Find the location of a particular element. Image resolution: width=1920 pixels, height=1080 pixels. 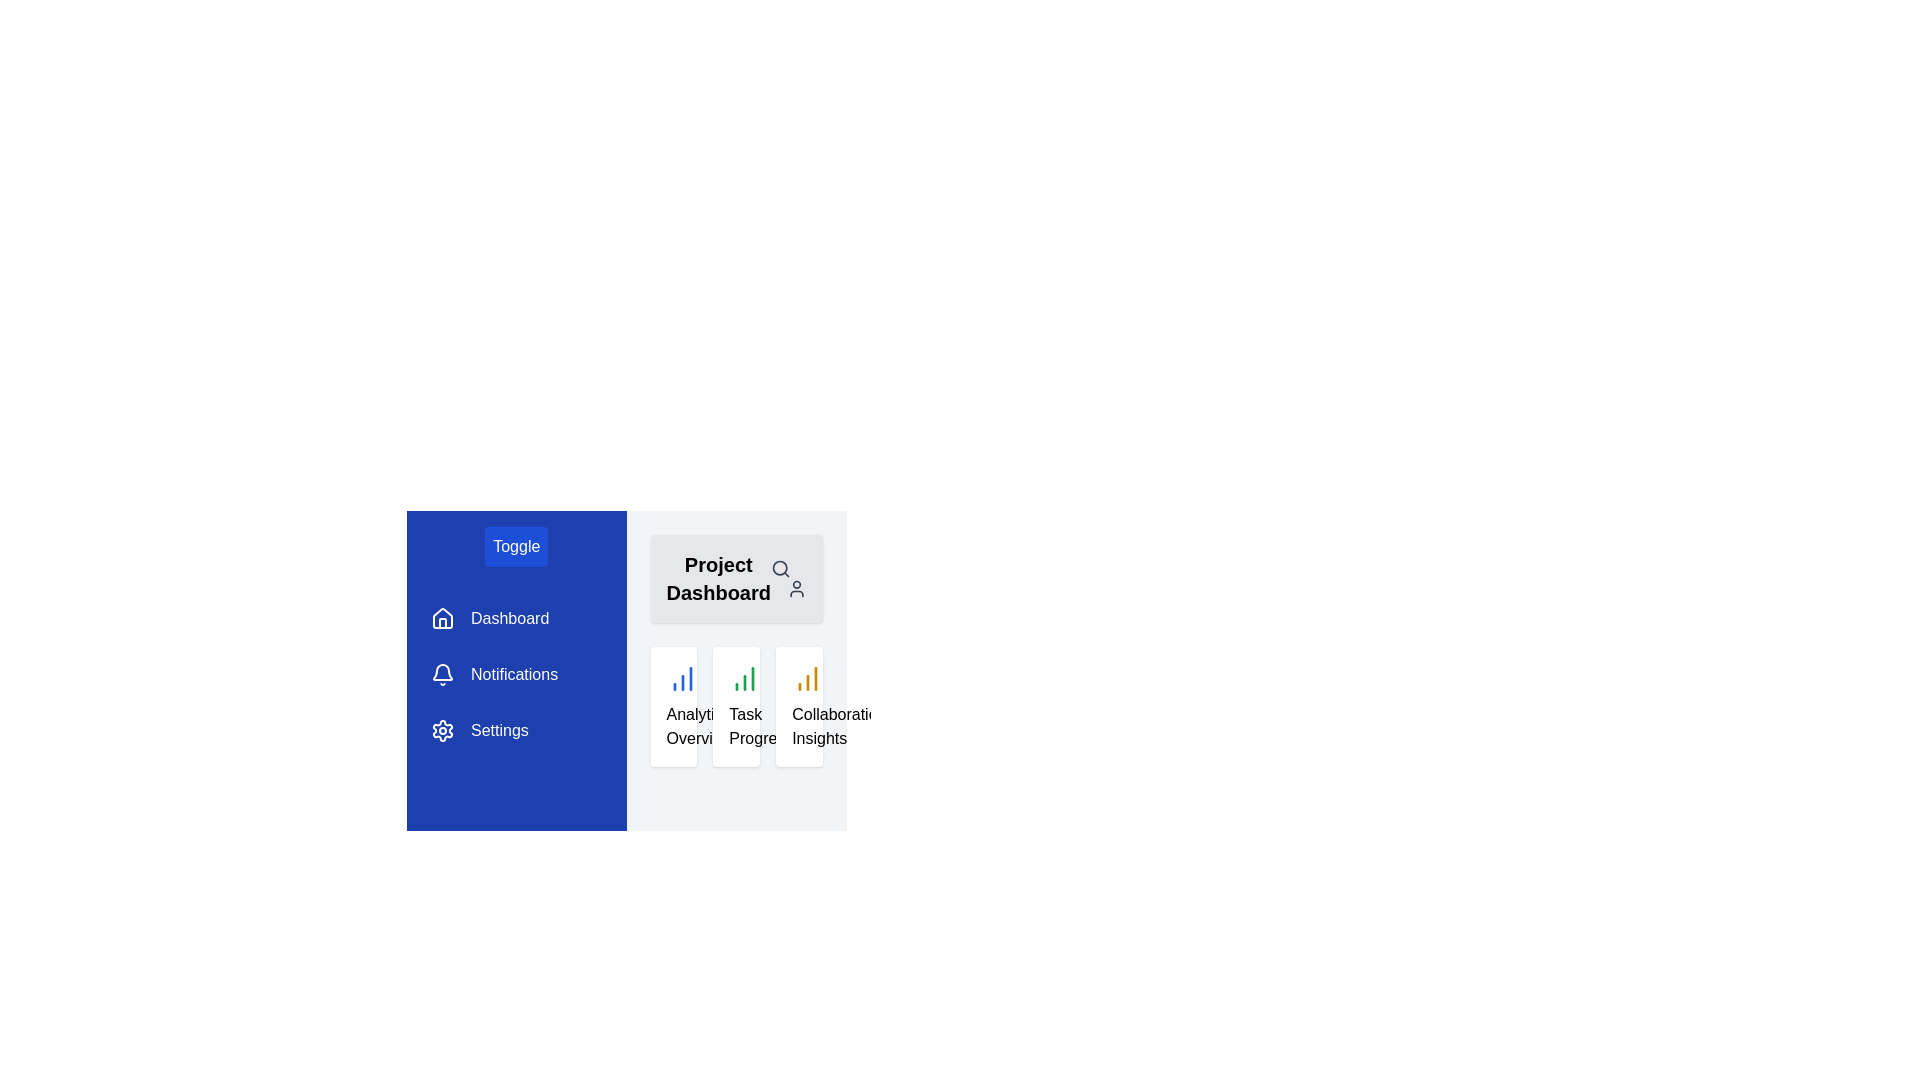

the 'Toggle' button, which is a rectangular button with a rounded blue background located at the top of the vertical navigation sidebar is located at coordinates (516, 547).